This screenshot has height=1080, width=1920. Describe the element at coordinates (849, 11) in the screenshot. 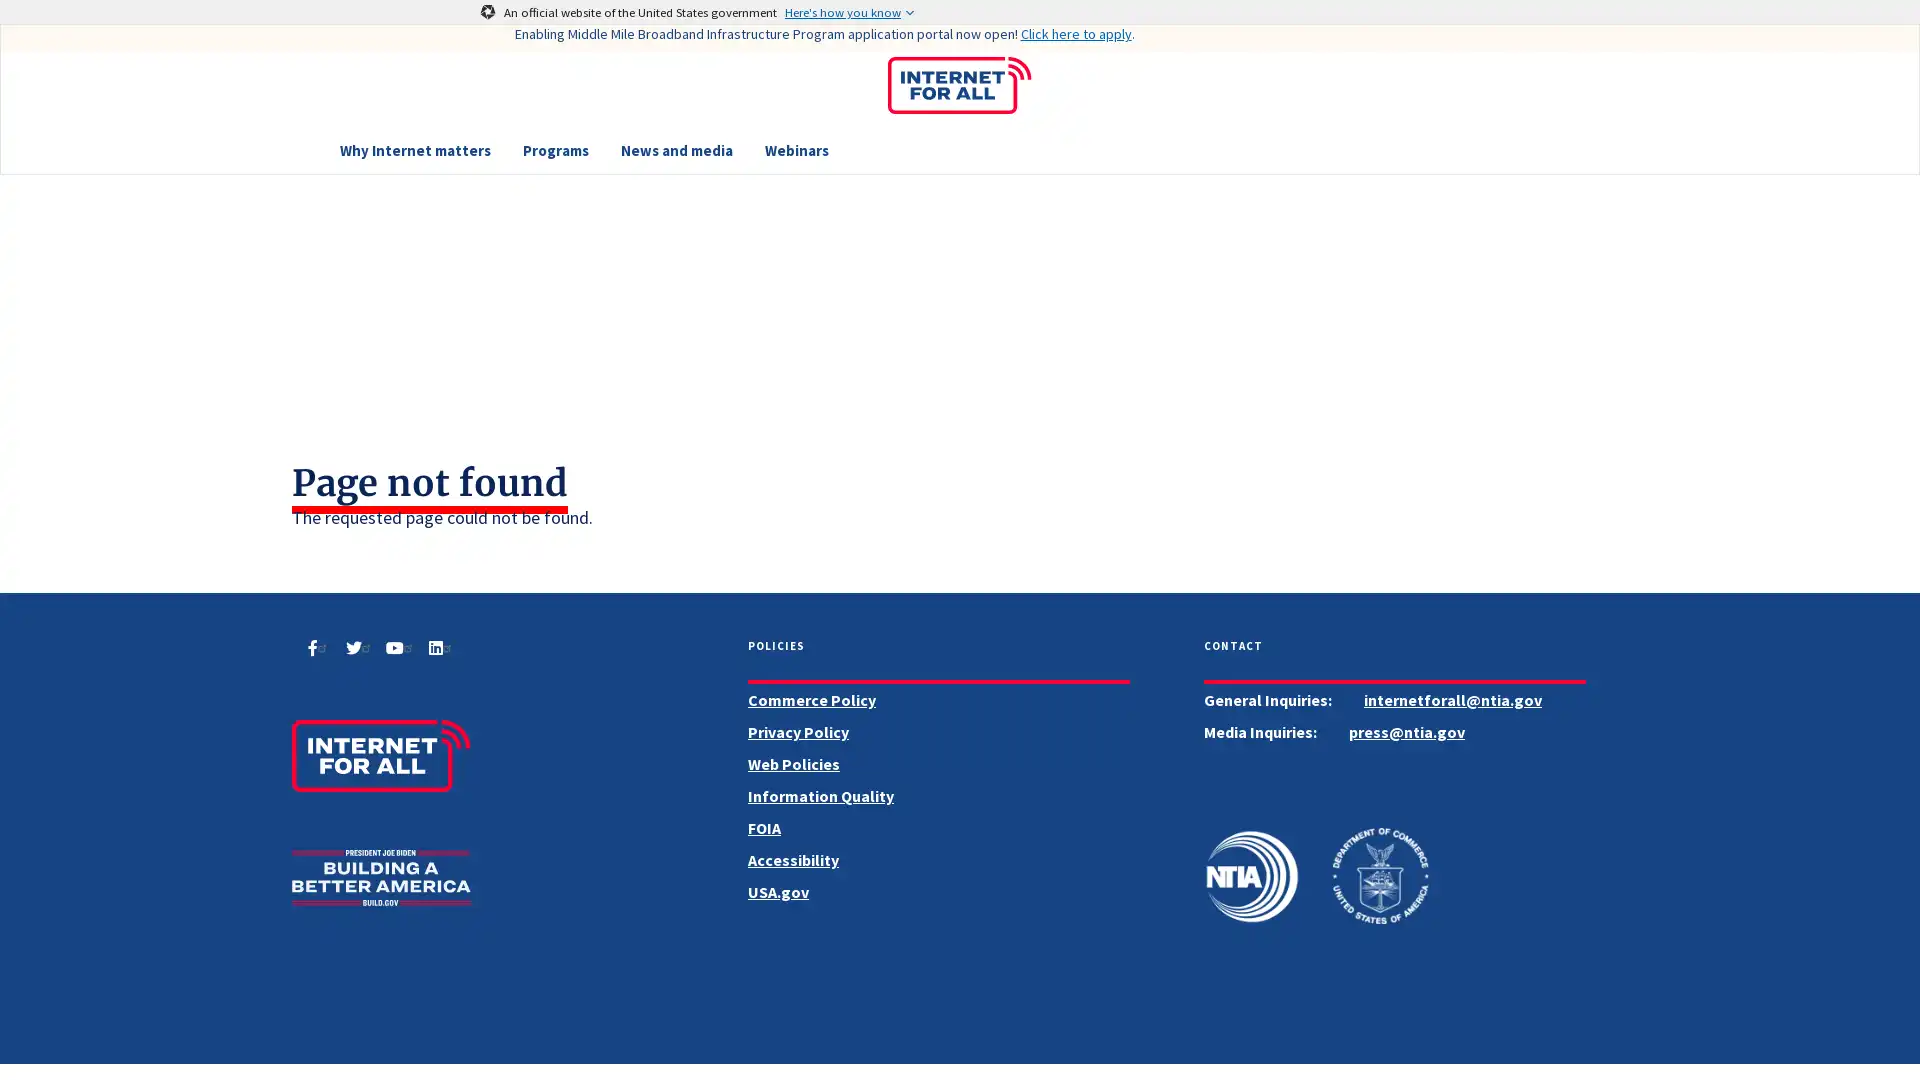

I see `Here's how you know` at that location.